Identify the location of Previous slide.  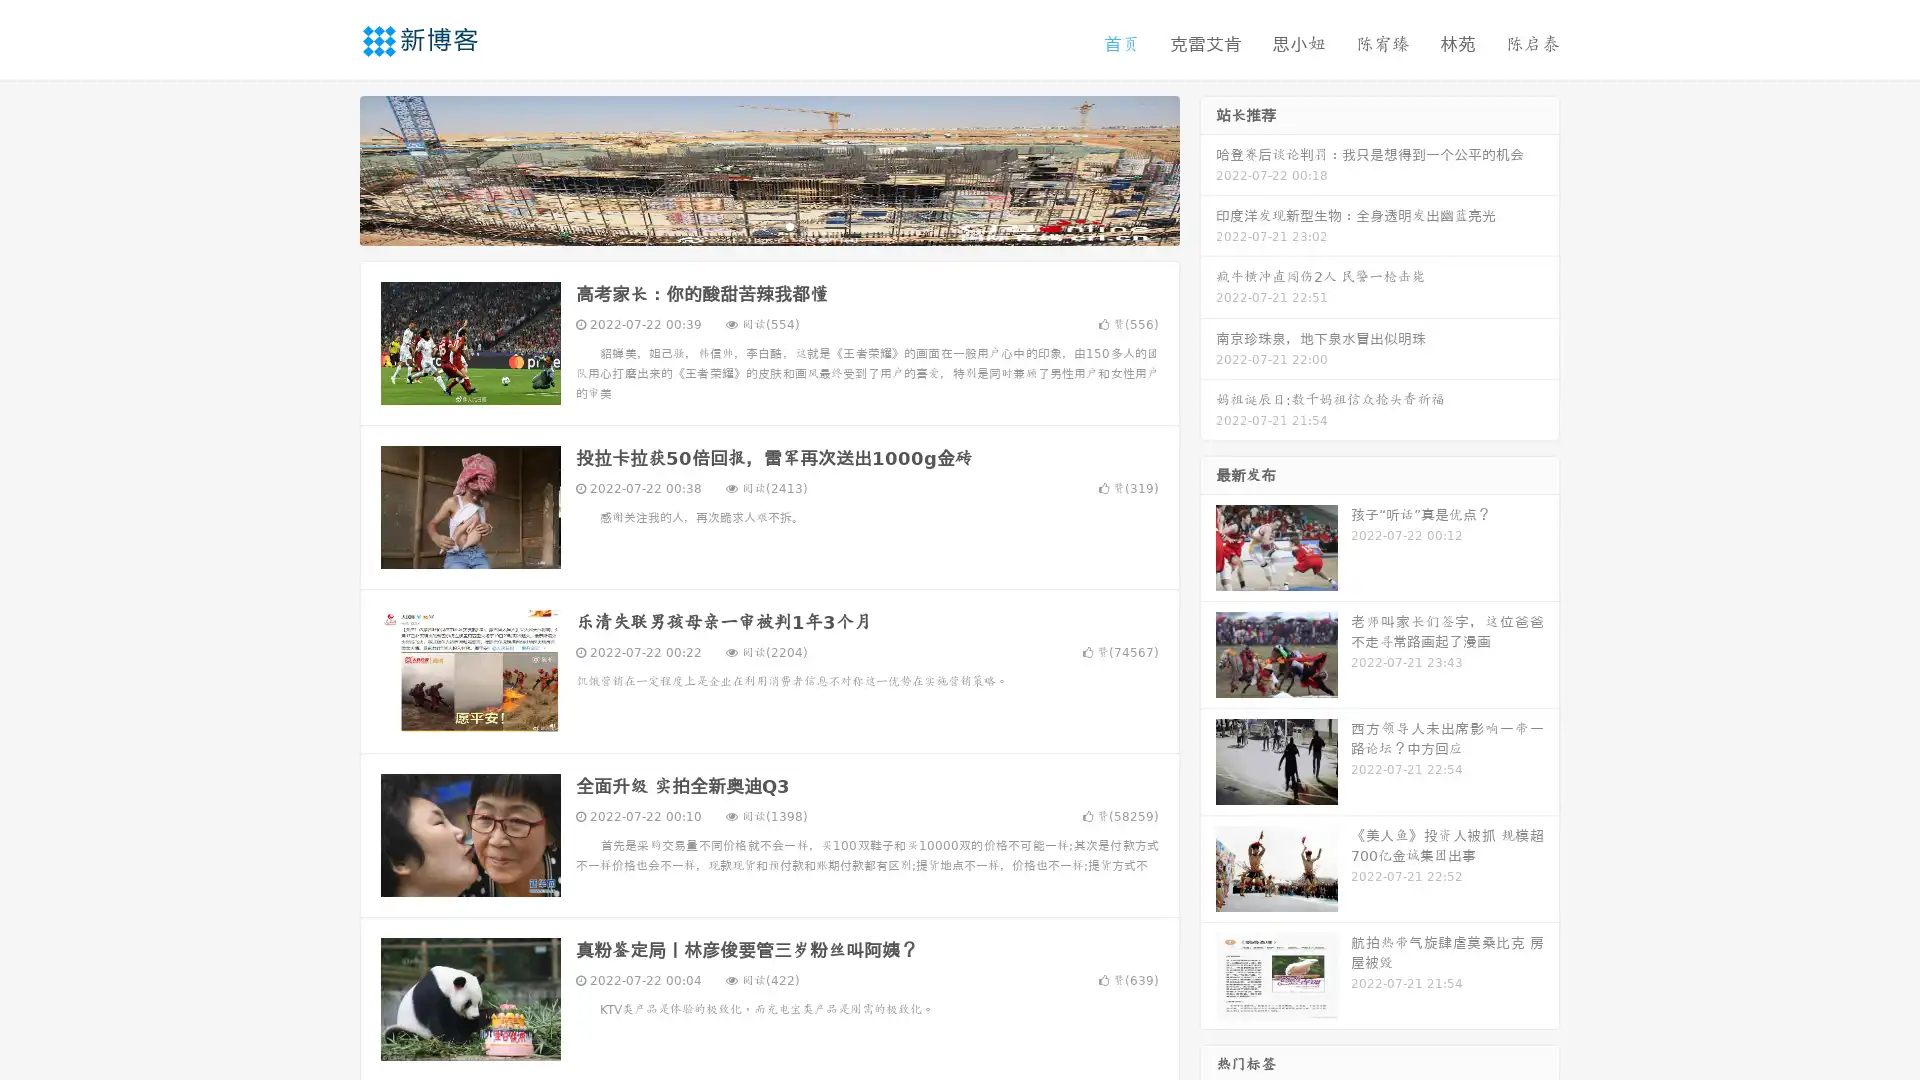
(330, 168).